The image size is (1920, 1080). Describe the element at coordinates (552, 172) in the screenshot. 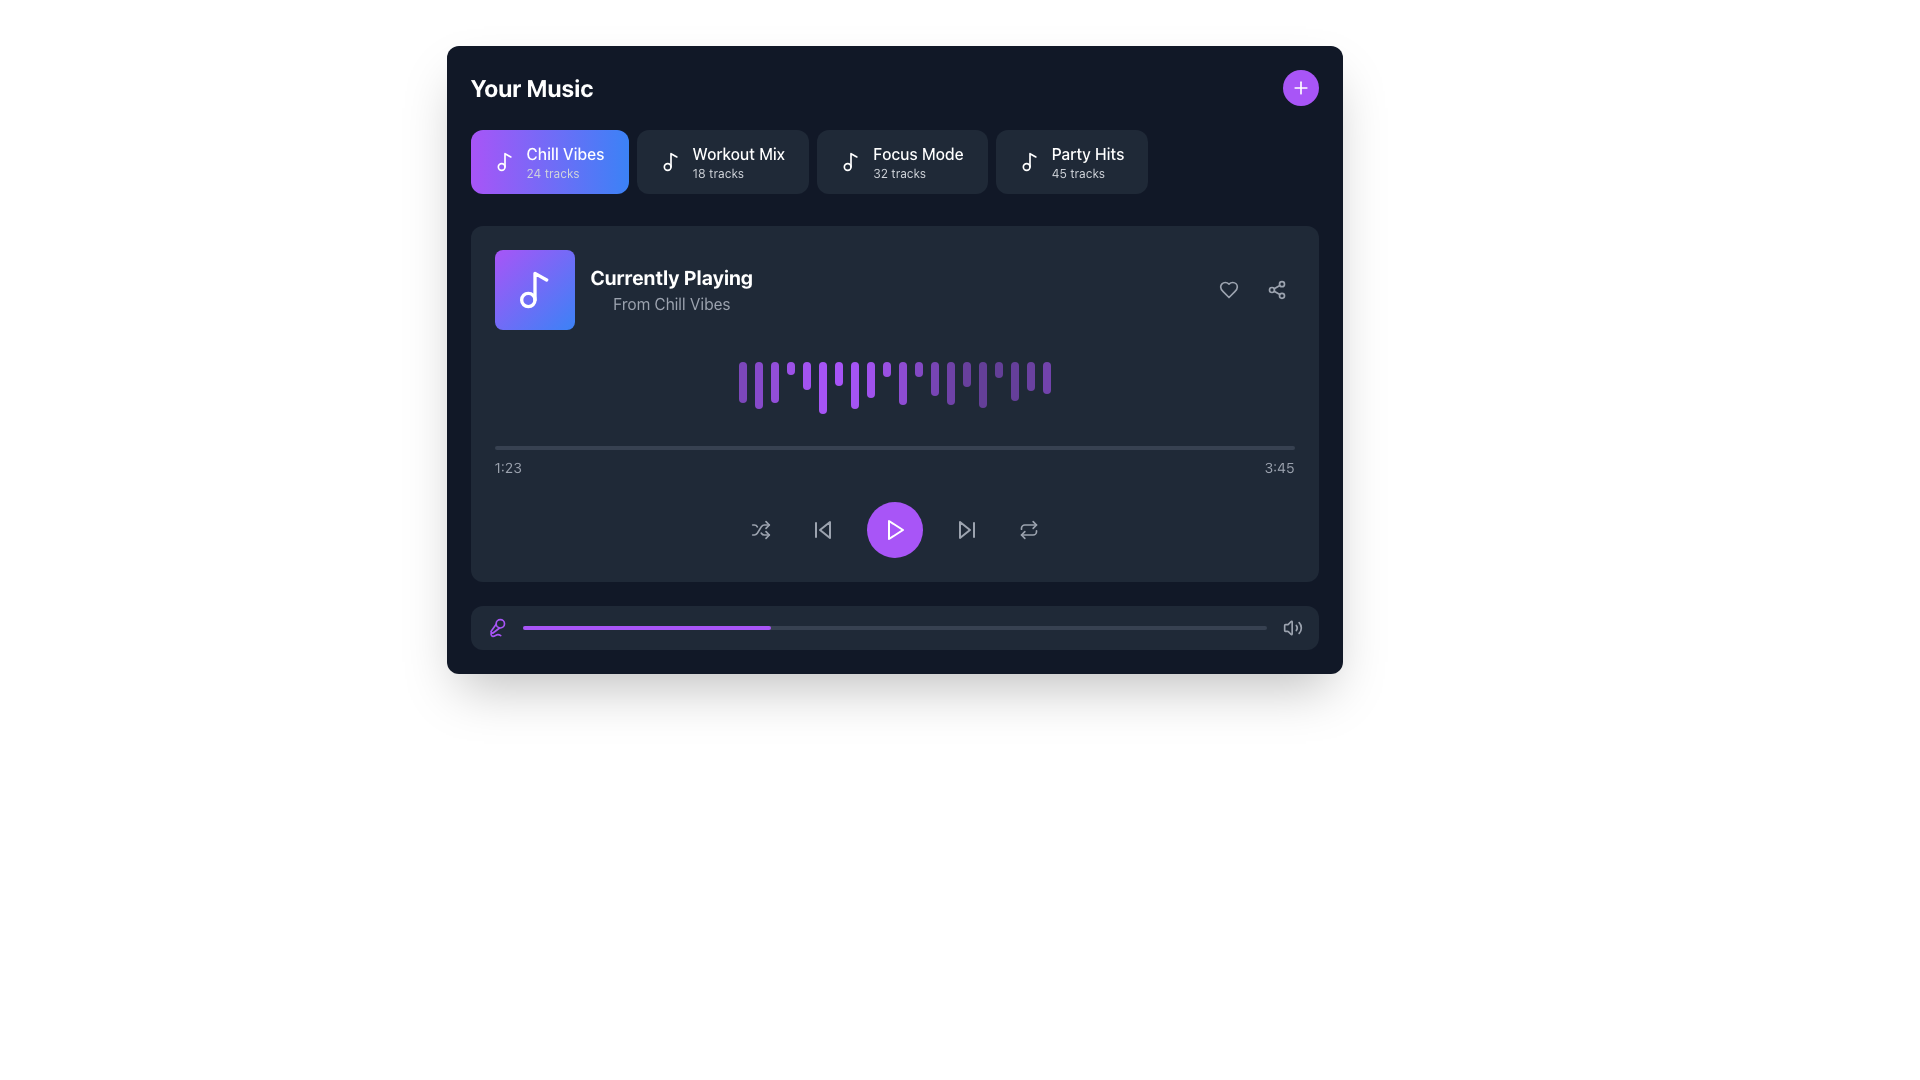

I see `the small textual label reading '24 tracks.' which is located below the 'Chill Vibes' text label within the purple button-like structure in the 'Your Music' section` at that location.